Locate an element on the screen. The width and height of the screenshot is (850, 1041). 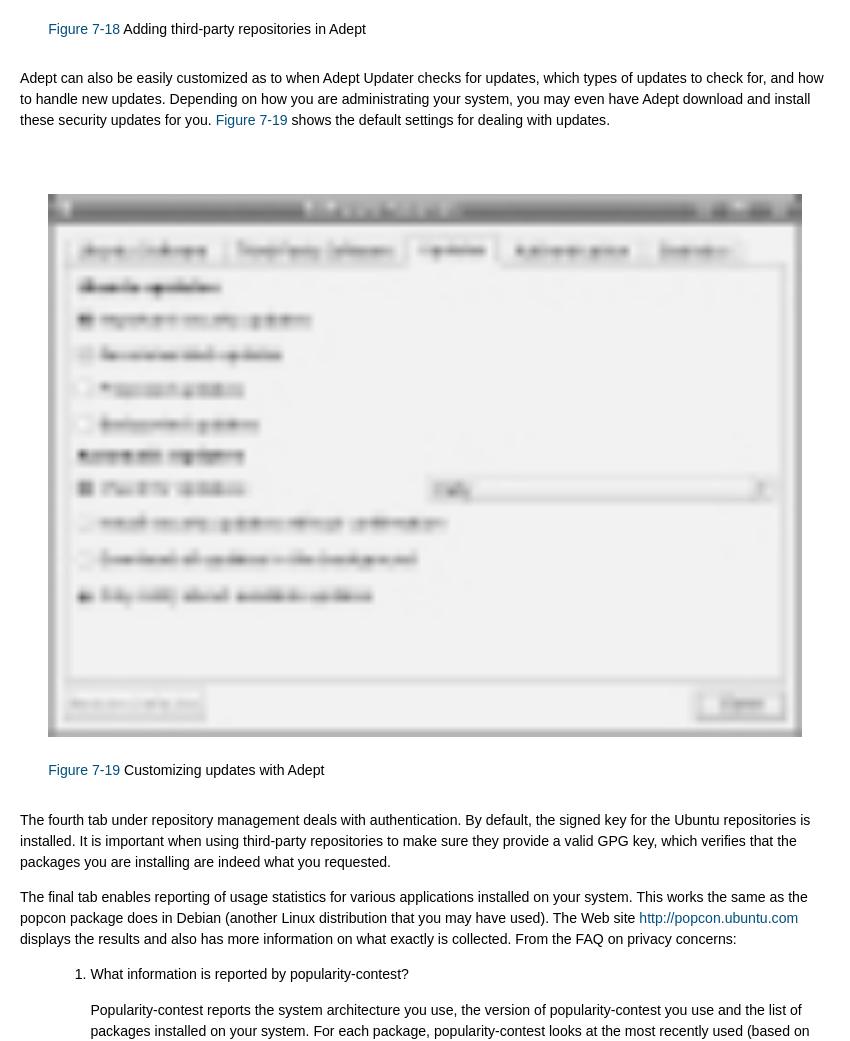
'shows the default settings for dealing with updates.' is located at coordinates (447, 120).